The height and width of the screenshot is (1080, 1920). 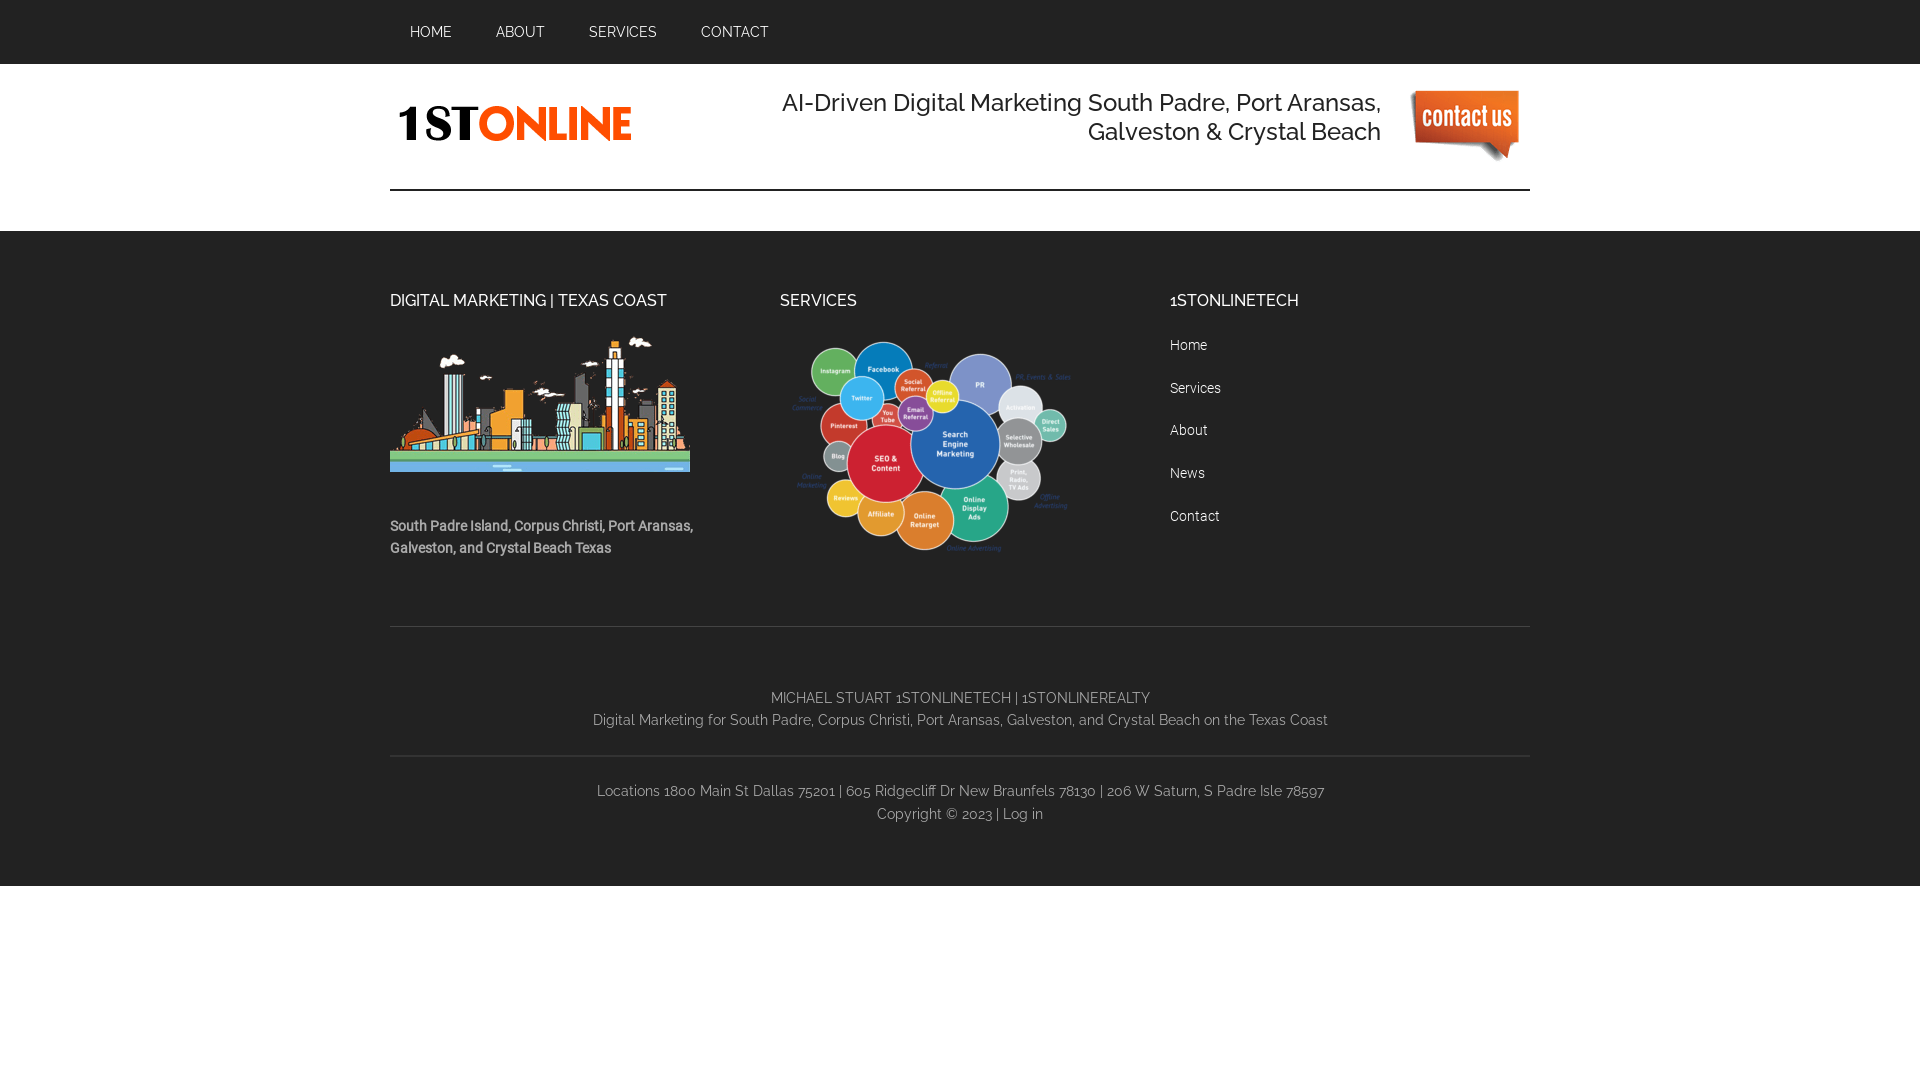 I want to click on 'HOME', so click(x=430, y=31).